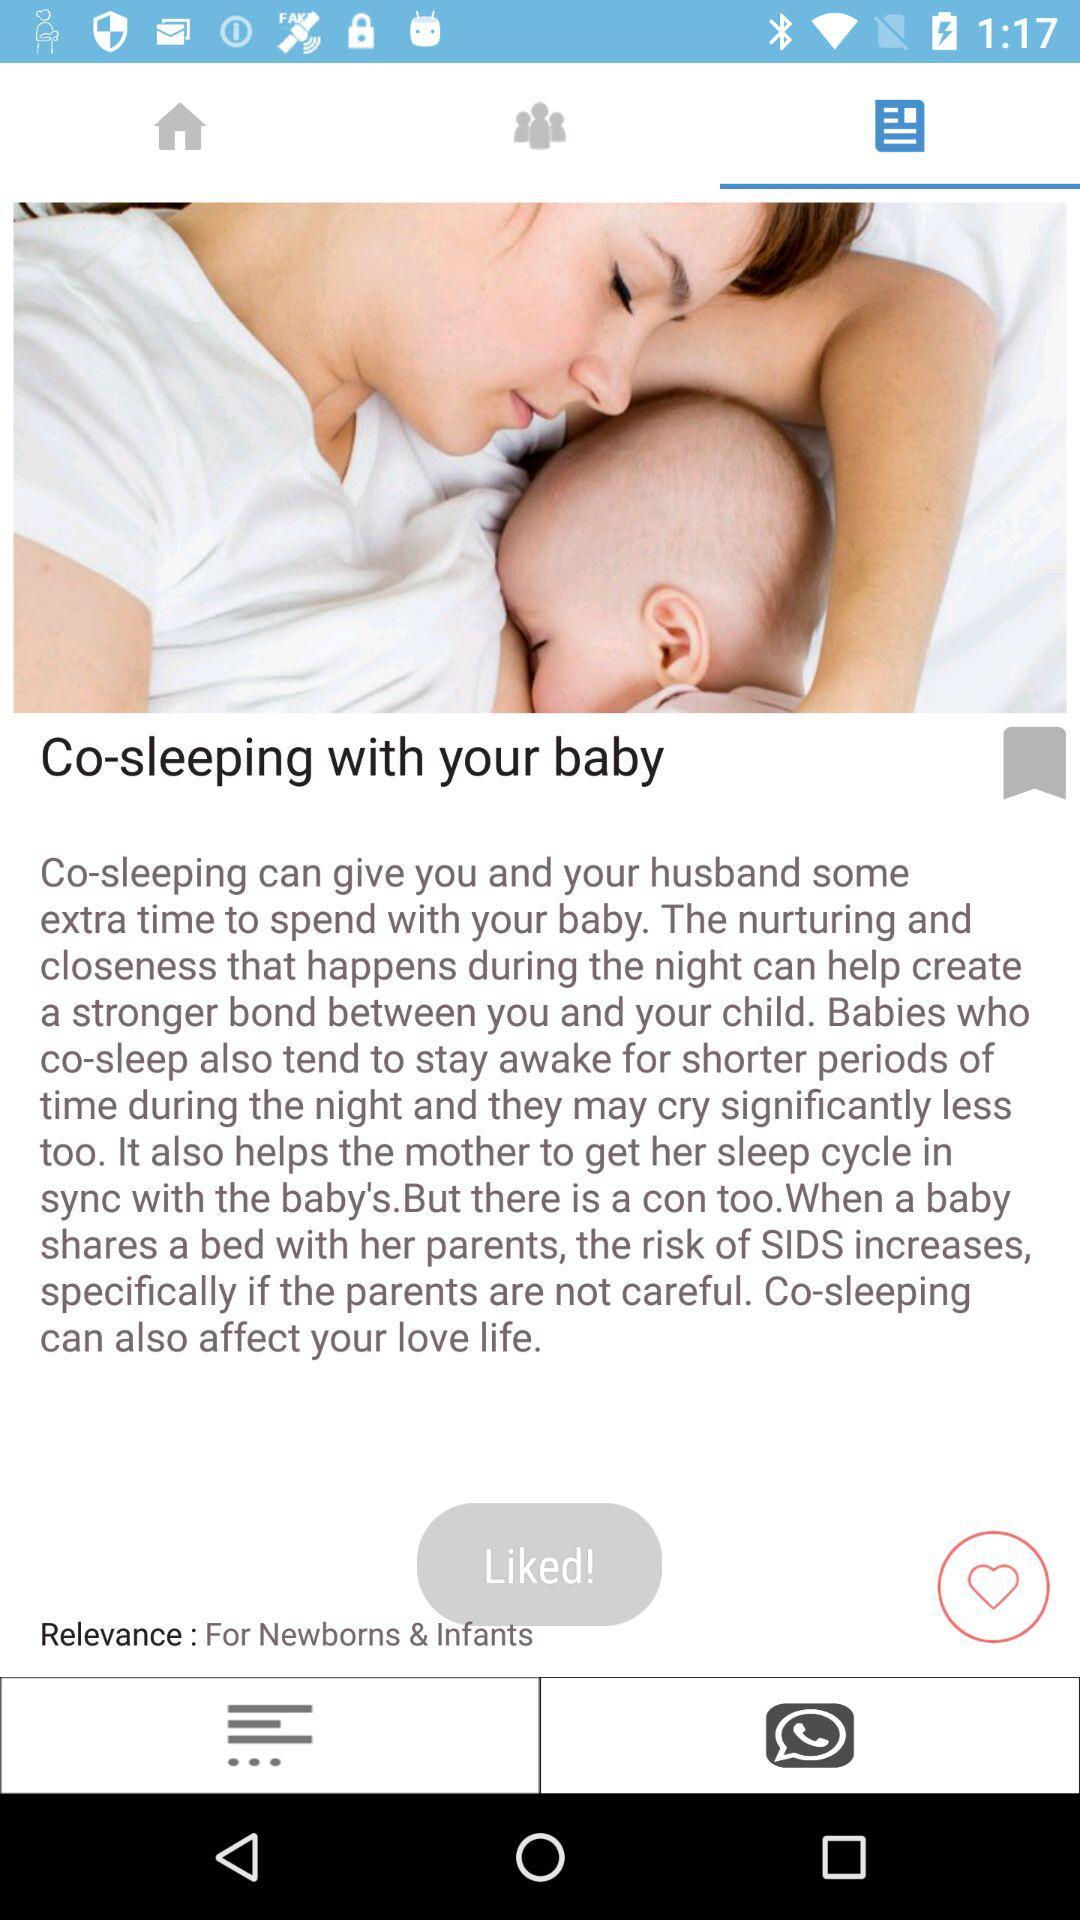  What do you see at coordinates (1034, 762) in the screenshot?
I see `bookmark this` at bounding box center [1034, 762].